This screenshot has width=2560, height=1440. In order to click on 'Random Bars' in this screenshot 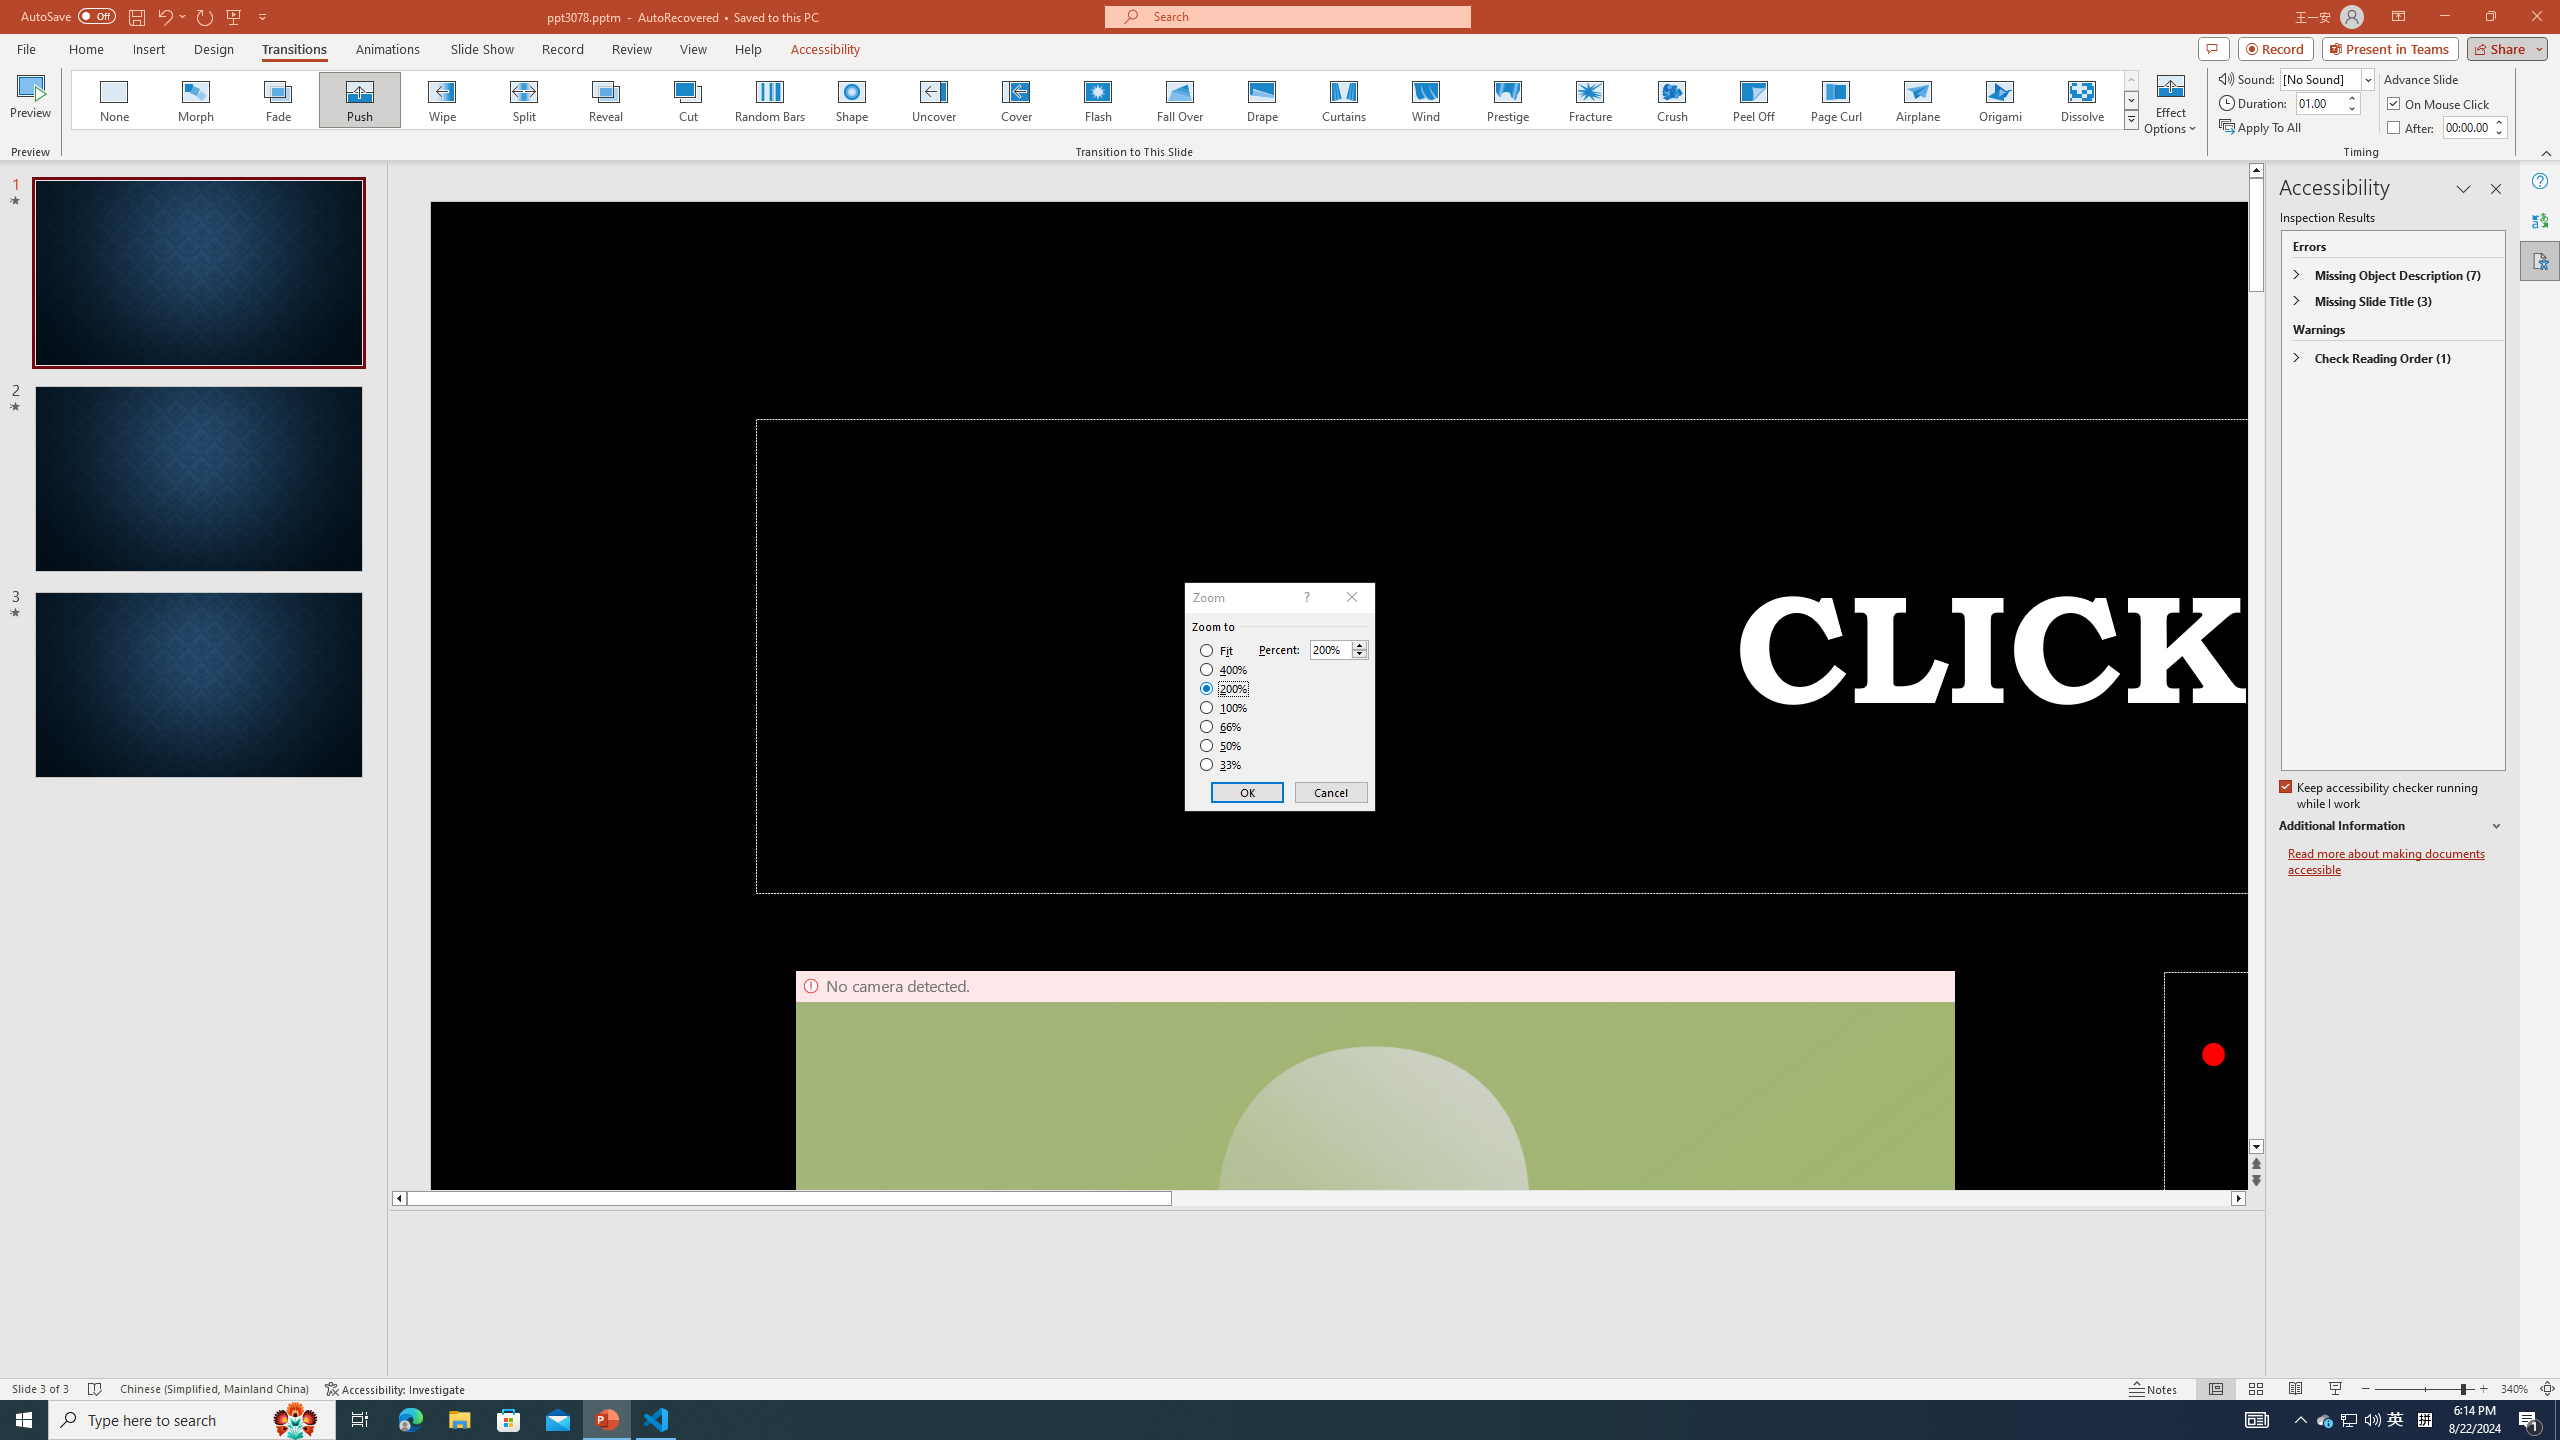, I will do `click(770, 99)`.